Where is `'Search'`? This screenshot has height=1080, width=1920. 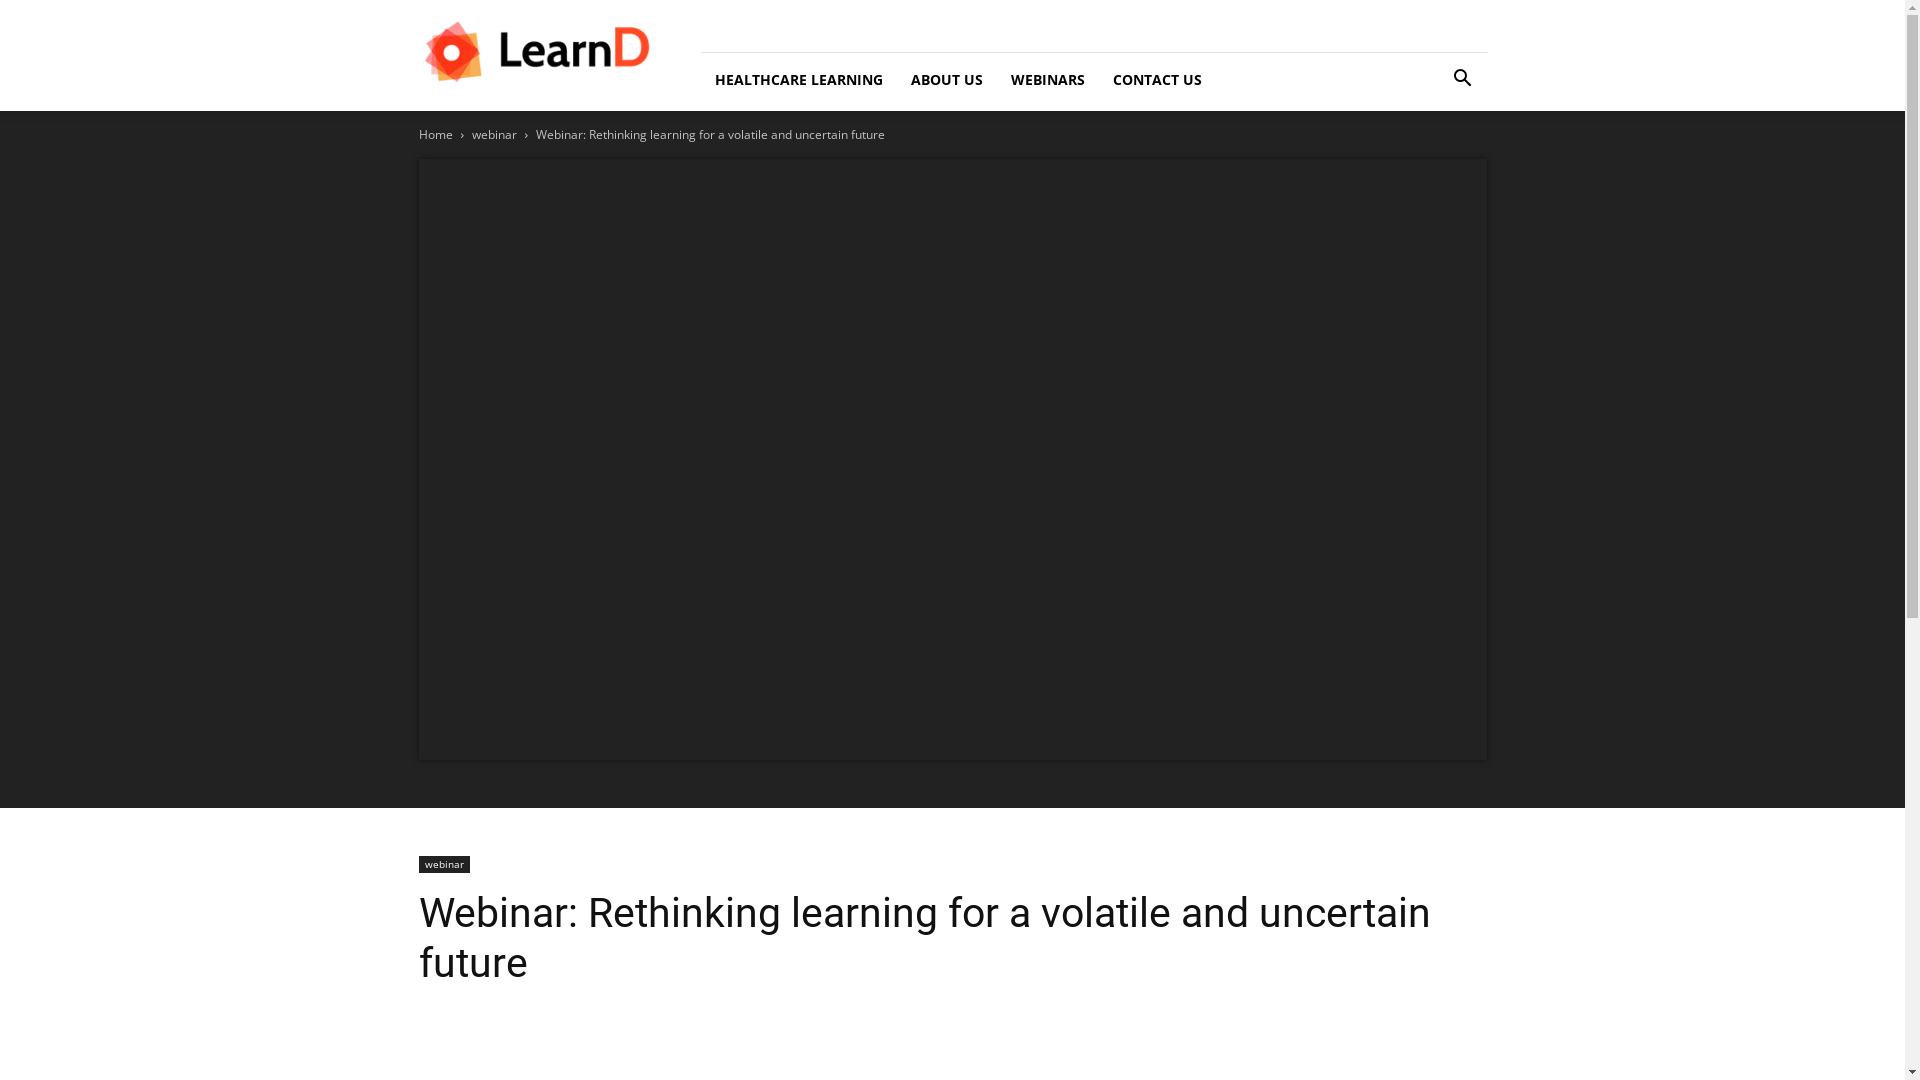 'Search' is located at coordinates (1430, 161).